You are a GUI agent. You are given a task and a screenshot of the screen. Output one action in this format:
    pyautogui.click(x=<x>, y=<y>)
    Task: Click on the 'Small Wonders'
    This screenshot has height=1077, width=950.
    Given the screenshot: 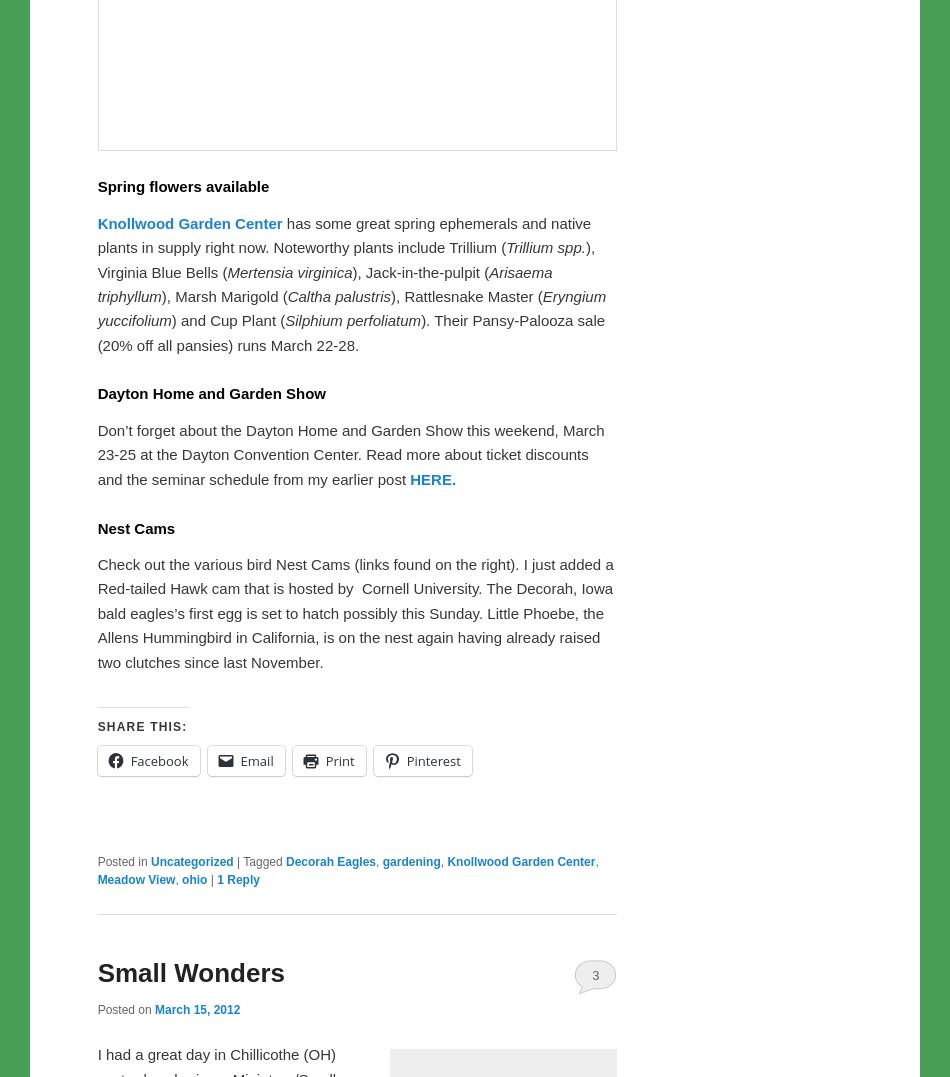 What is the action you would take?
    pyautogui.click(x=190, y=971)
    